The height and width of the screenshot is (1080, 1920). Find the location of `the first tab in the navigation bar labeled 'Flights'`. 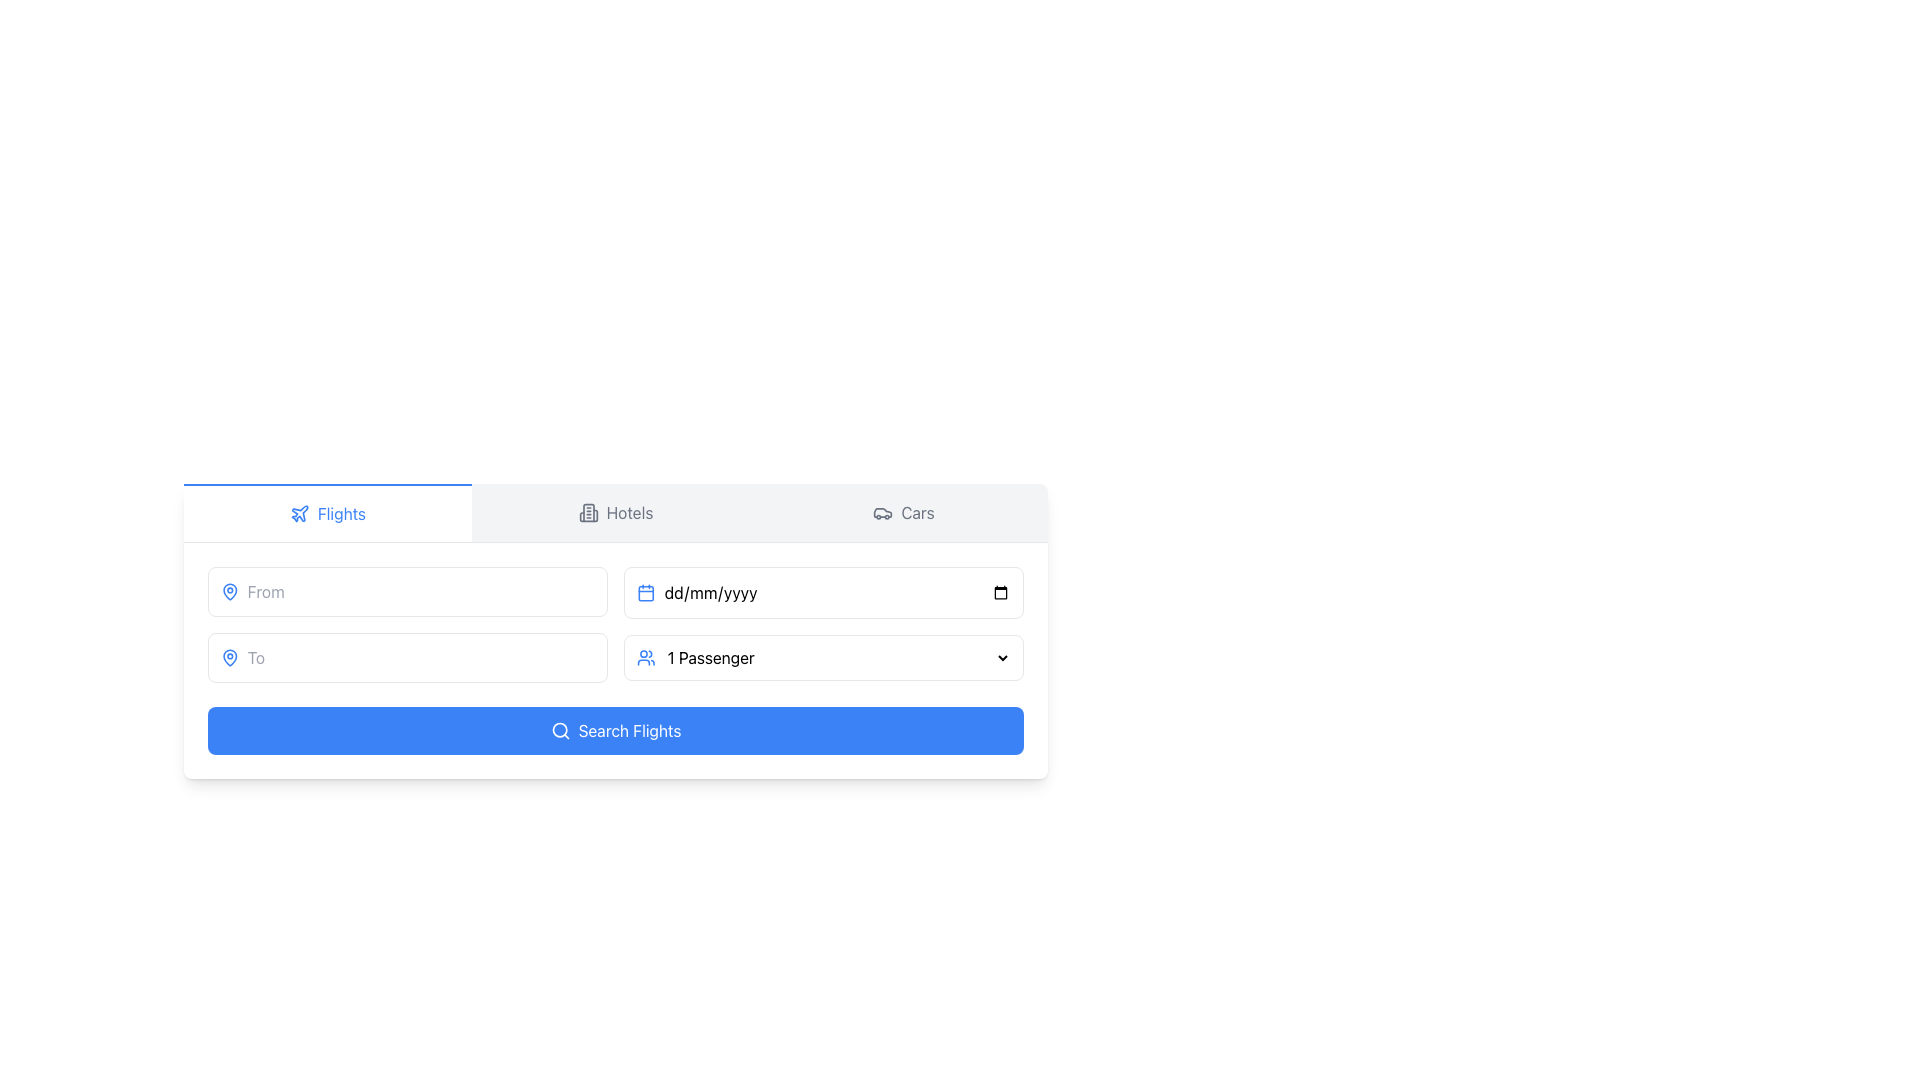

the first tab in the navigation bar labeled 'Flights' is located at coordinates (327, 512).